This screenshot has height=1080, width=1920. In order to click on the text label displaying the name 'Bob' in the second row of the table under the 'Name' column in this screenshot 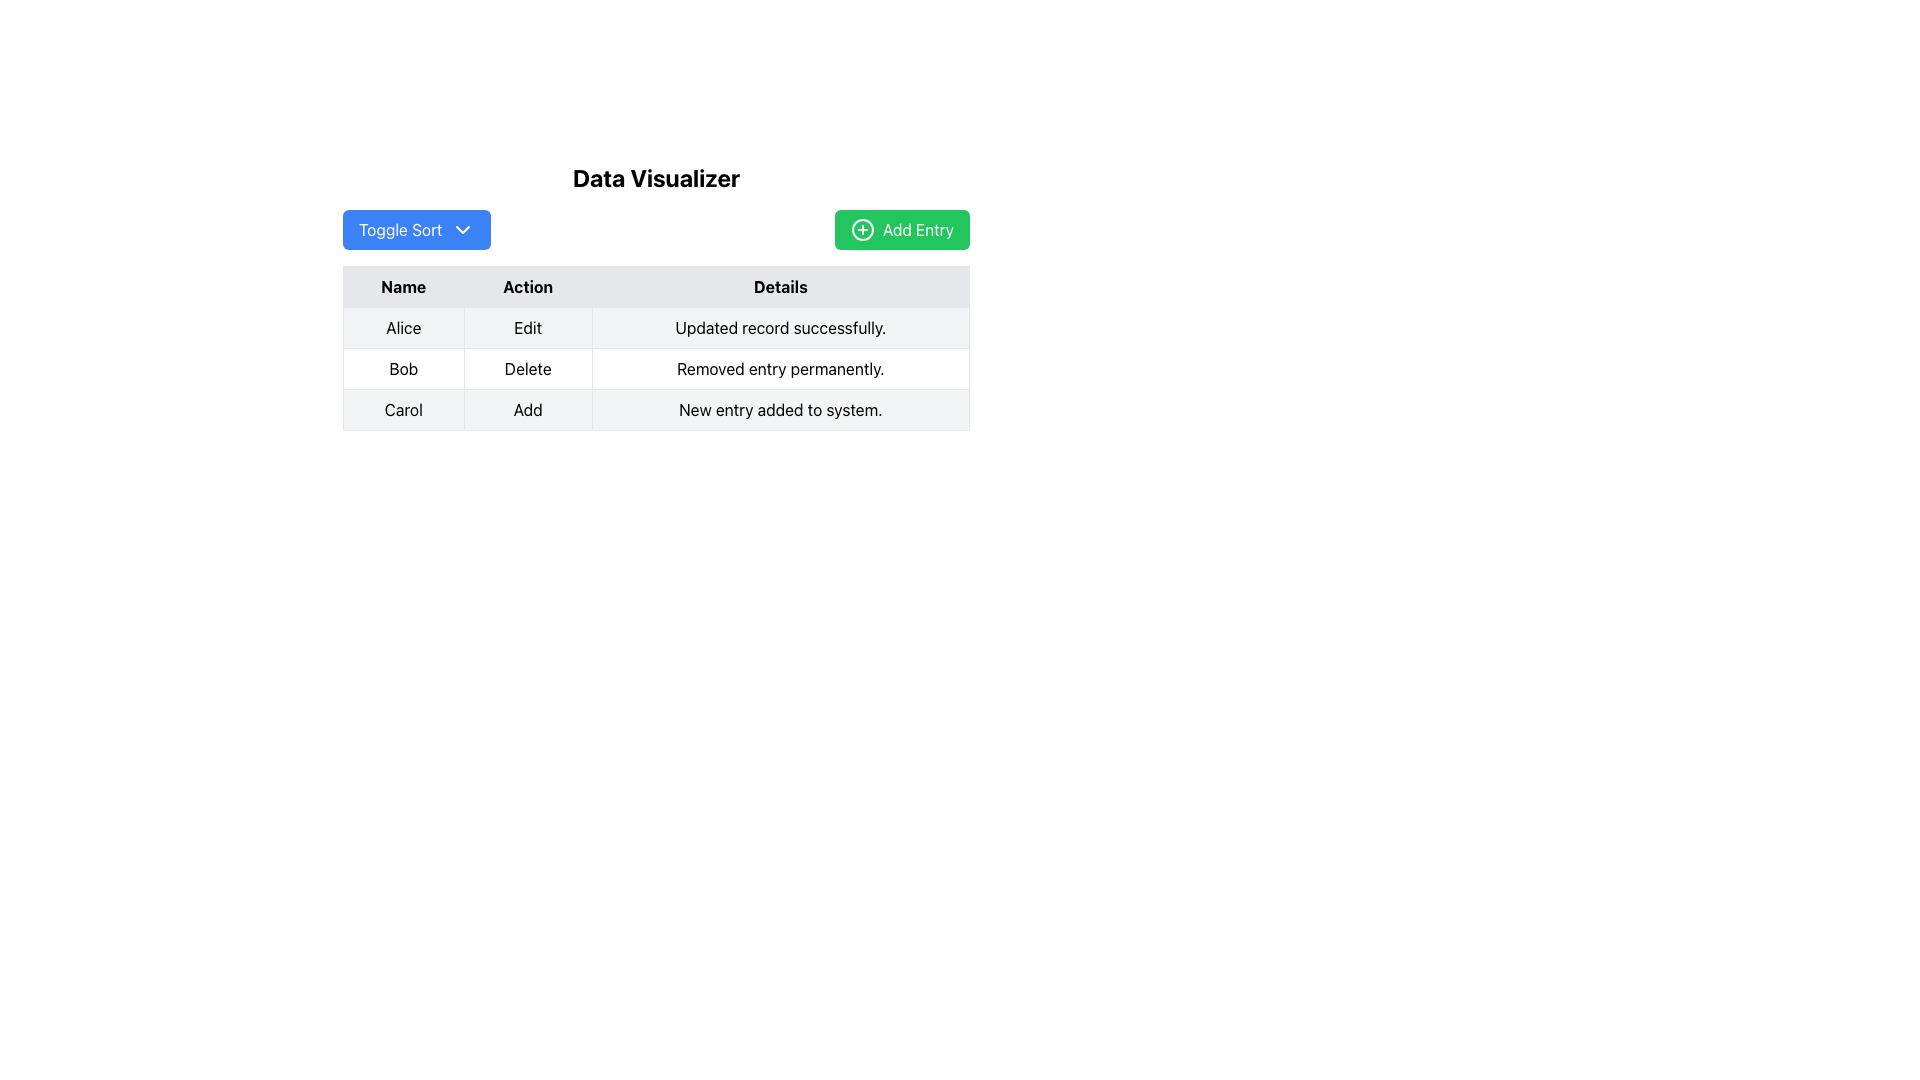, I will do `click(402, 369)`.